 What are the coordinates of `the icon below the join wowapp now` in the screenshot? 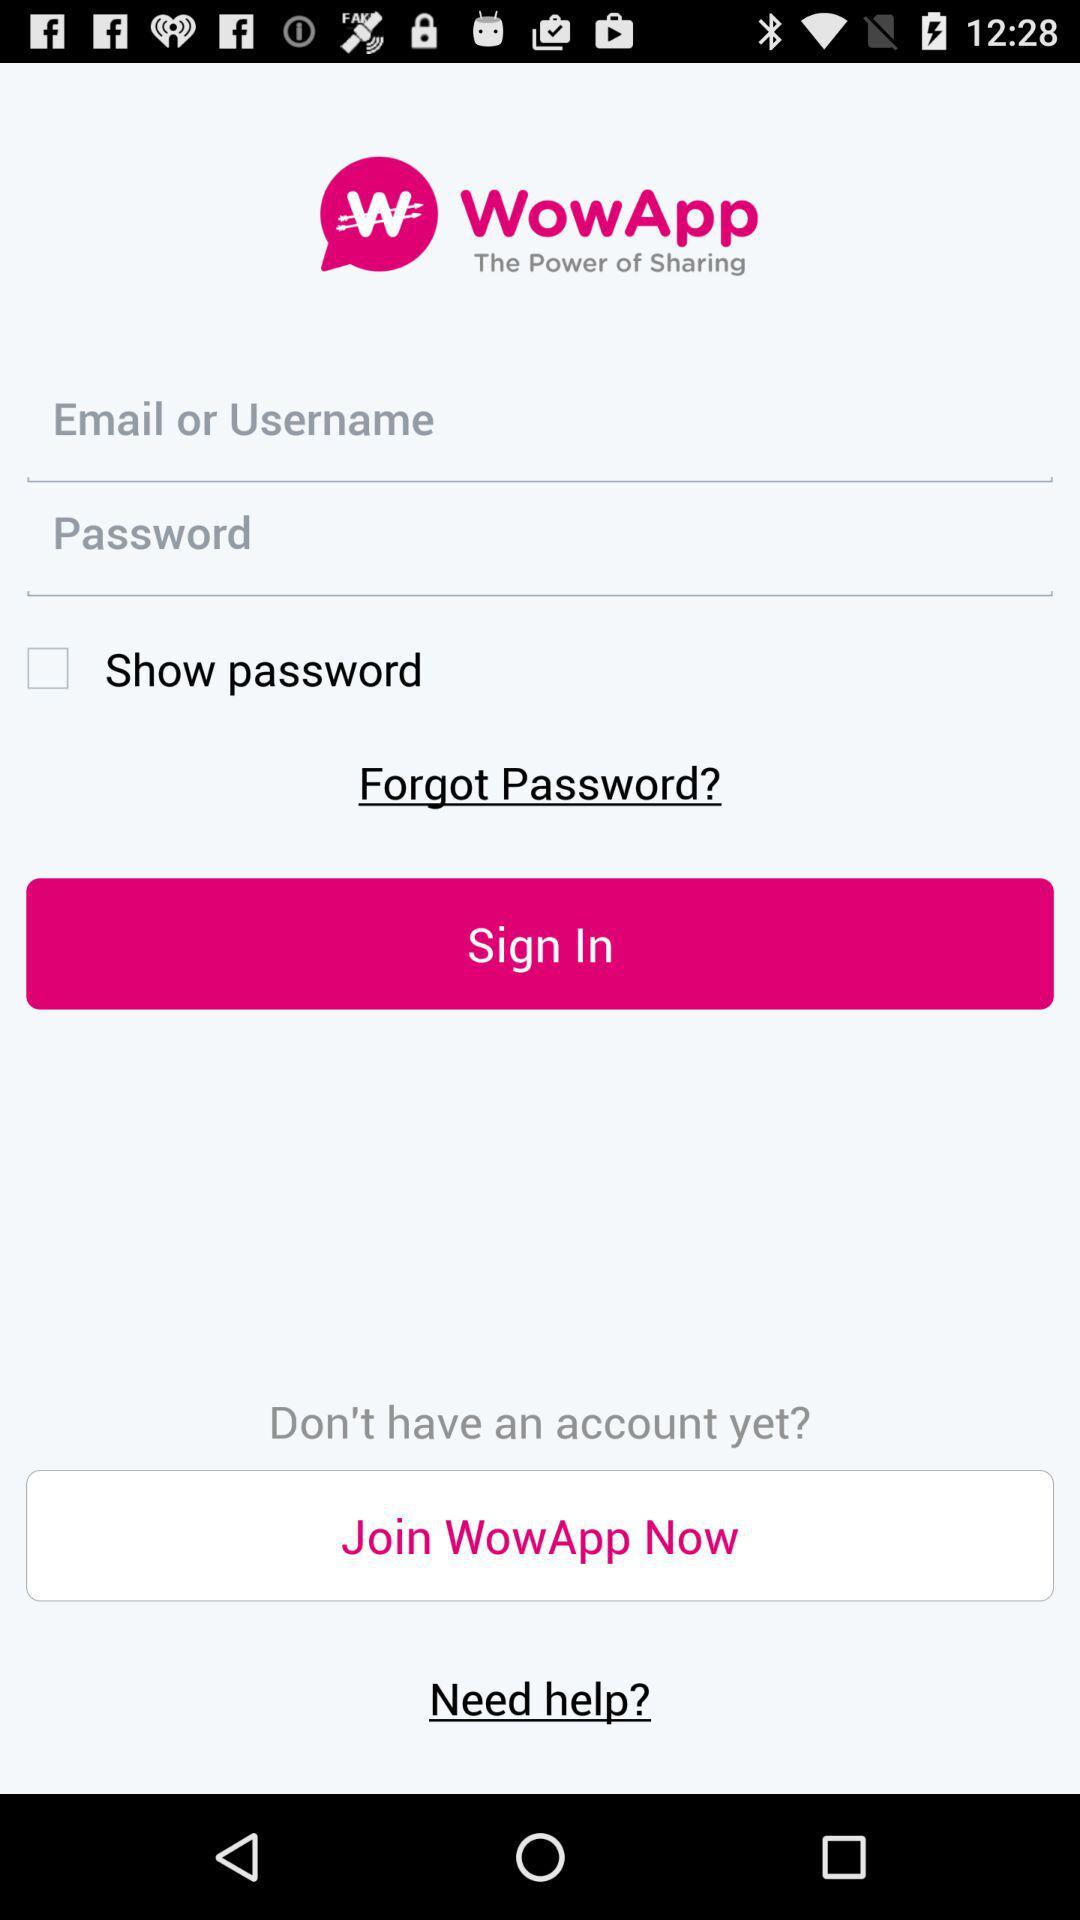 It's located at (540, 1696).